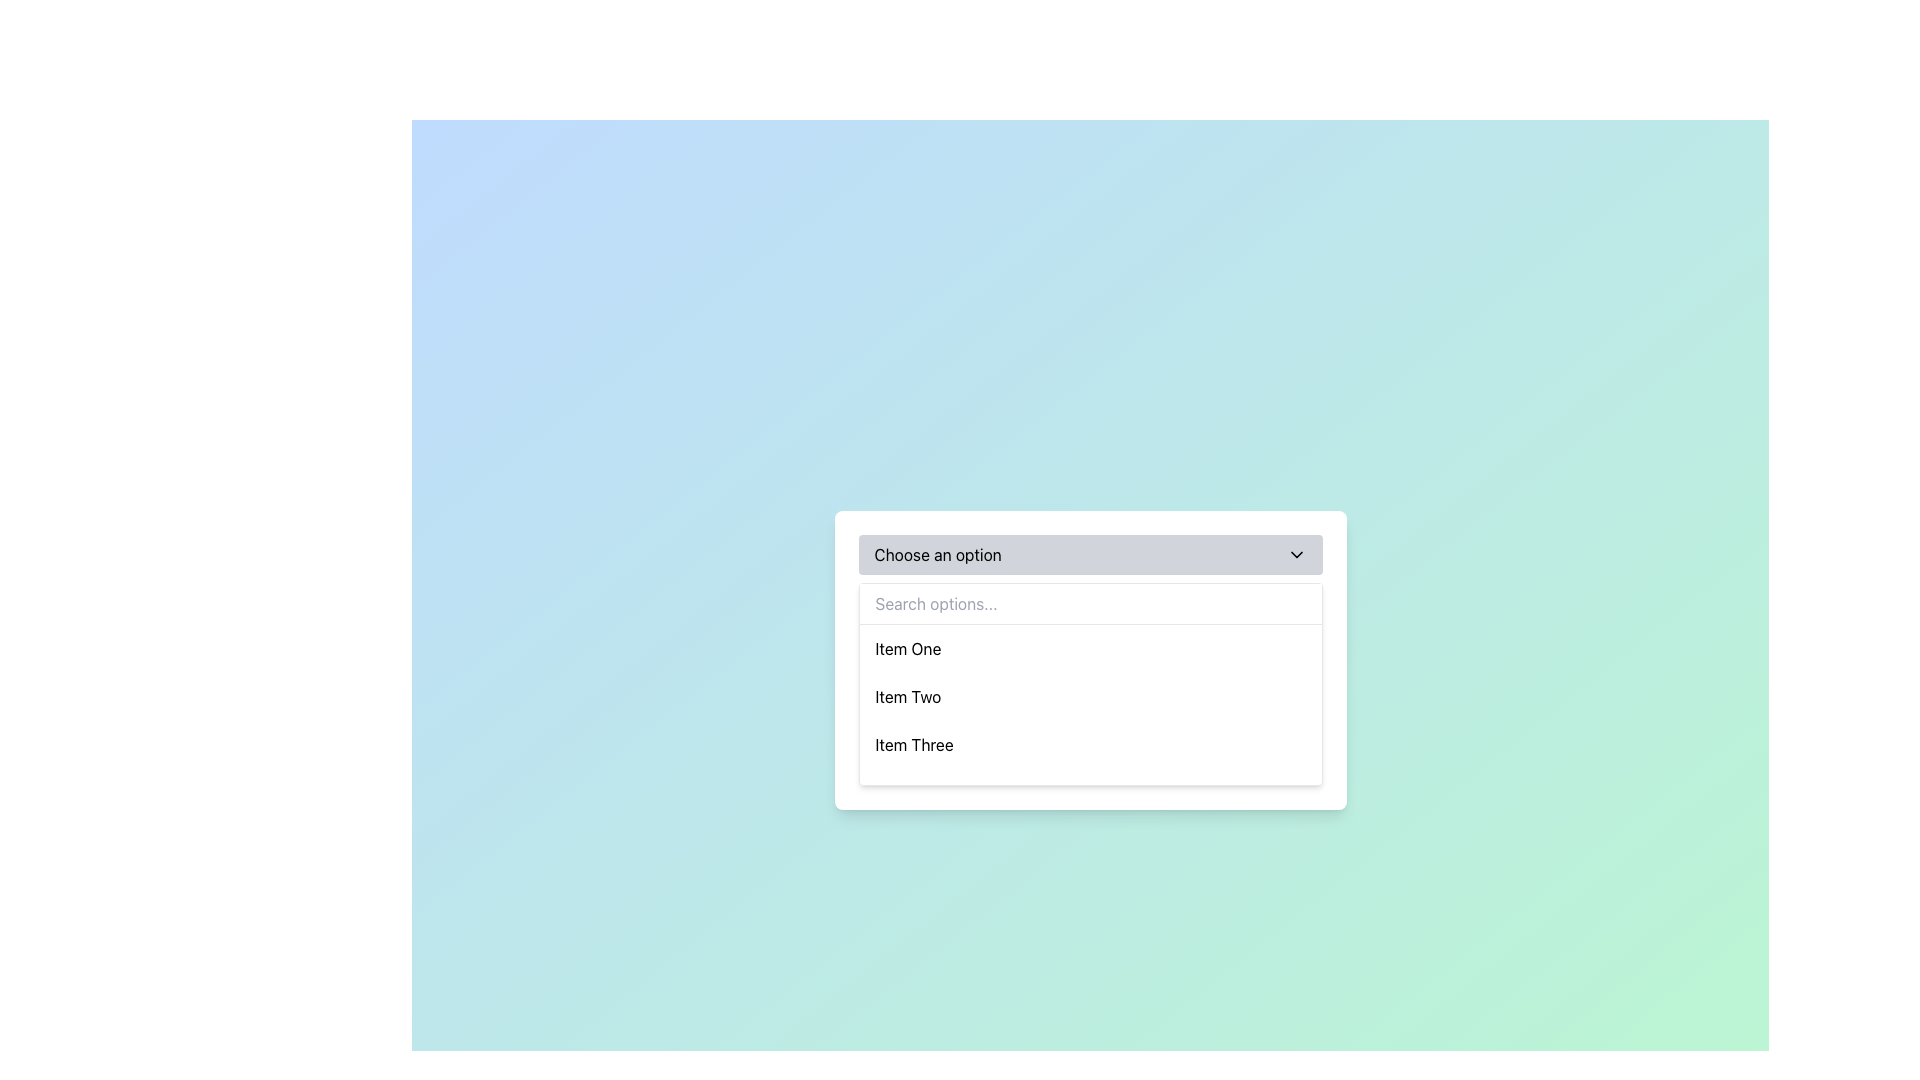 The image size is (1920, 1080). I want to click on to select the second item in the dropdown menu located beneath 'Item One' and above 'Item Three', so click(1089, 695).